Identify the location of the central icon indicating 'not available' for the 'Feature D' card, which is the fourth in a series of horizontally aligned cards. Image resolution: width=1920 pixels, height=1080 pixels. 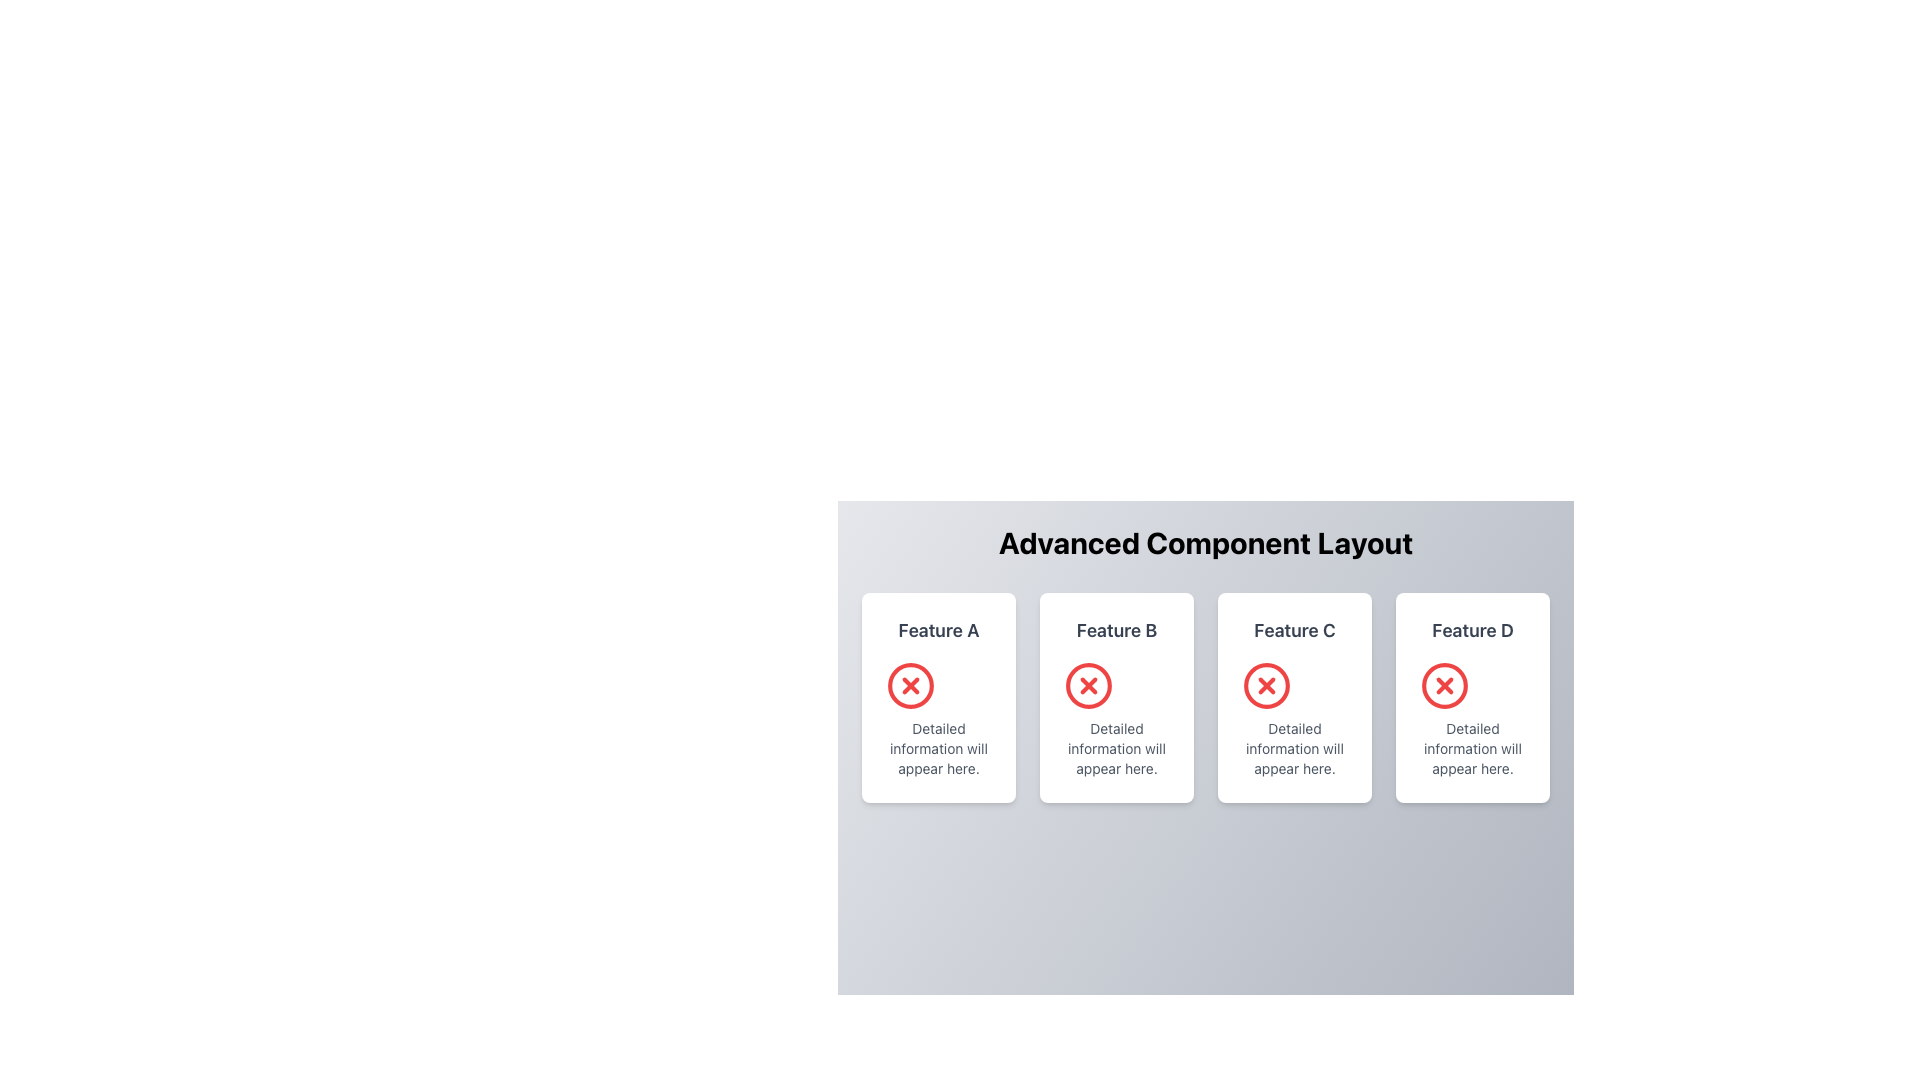
(1444, 685).